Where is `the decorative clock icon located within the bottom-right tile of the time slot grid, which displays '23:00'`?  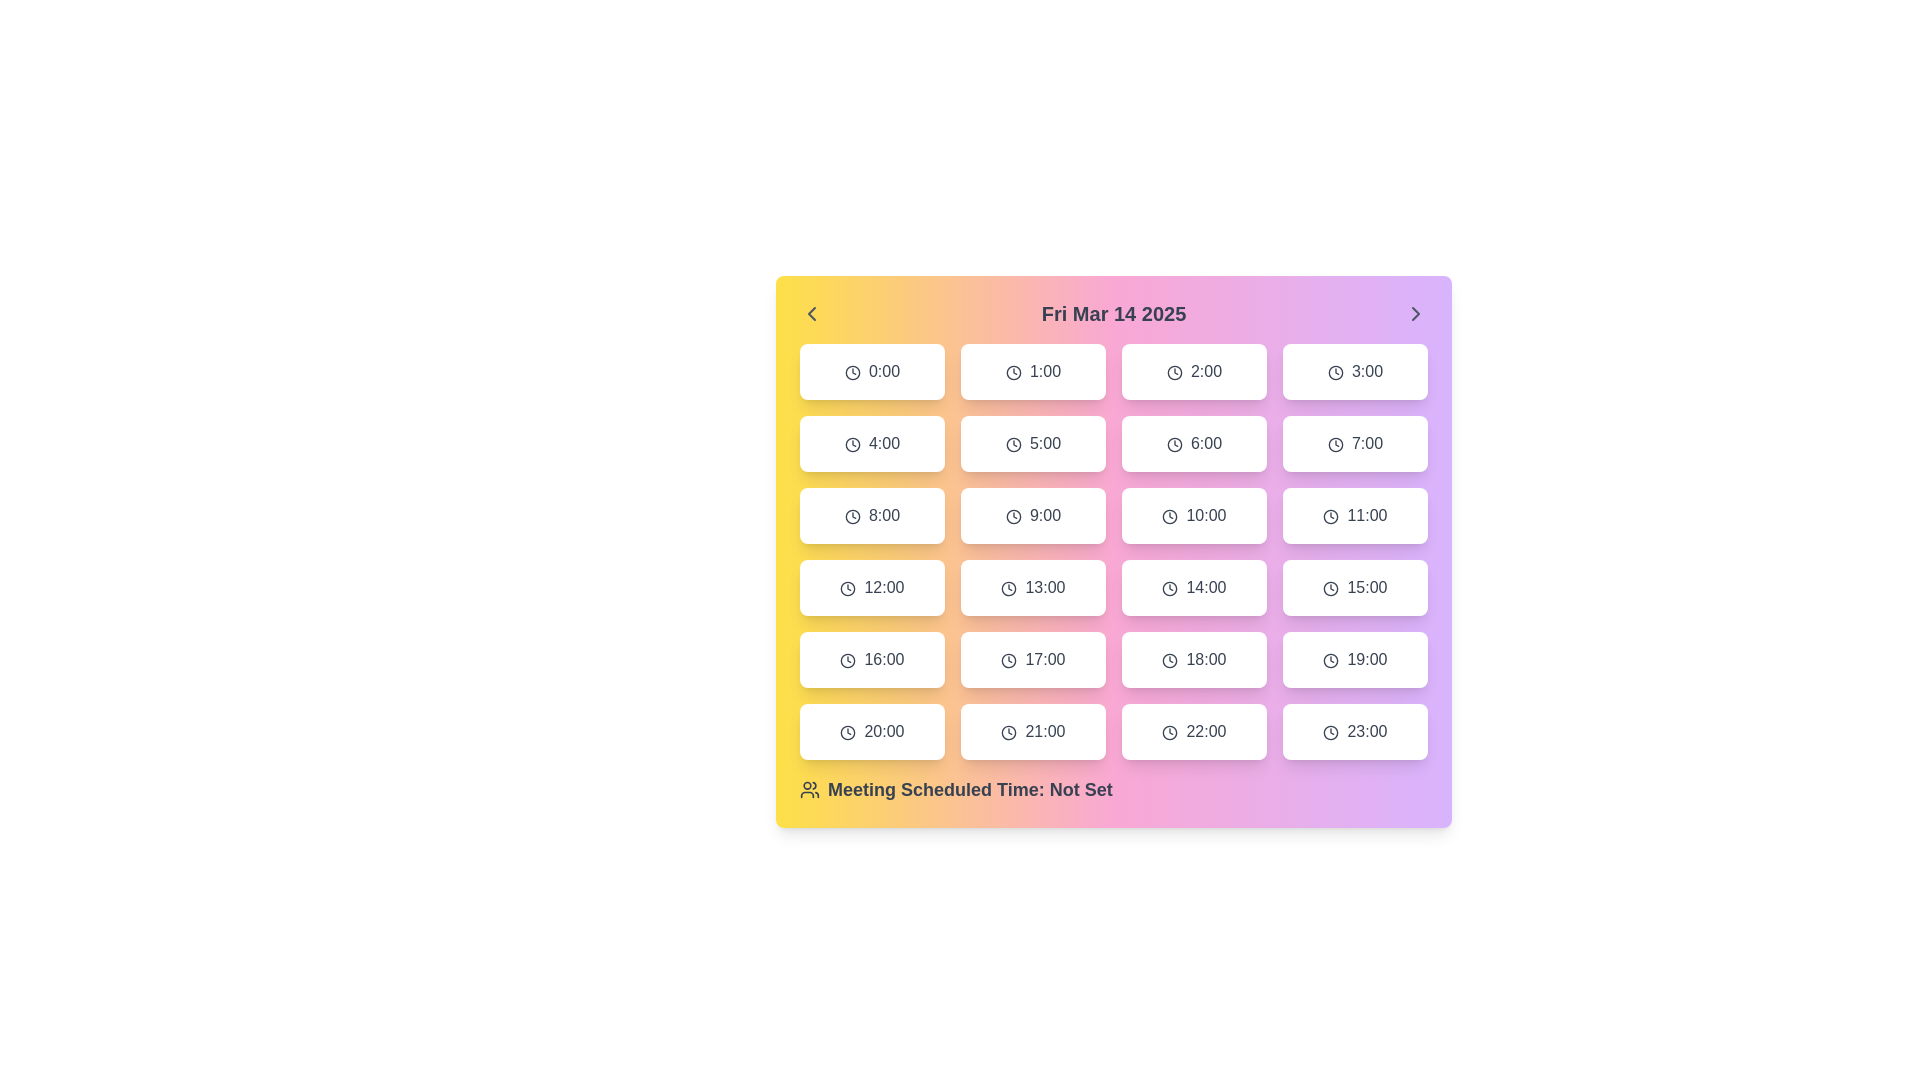
the decorative clock icon located within the bottom-right tile of the time slot grid, which displays '23:00' is located at coordinates (1331, 732).